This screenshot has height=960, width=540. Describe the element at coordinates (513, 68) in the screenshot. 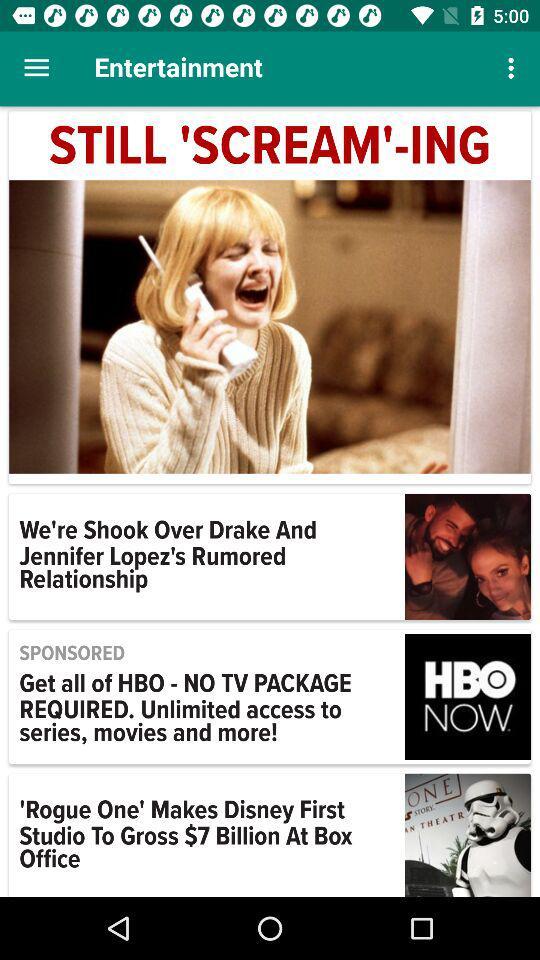

I see `the item to the right of entertainment` at that location.